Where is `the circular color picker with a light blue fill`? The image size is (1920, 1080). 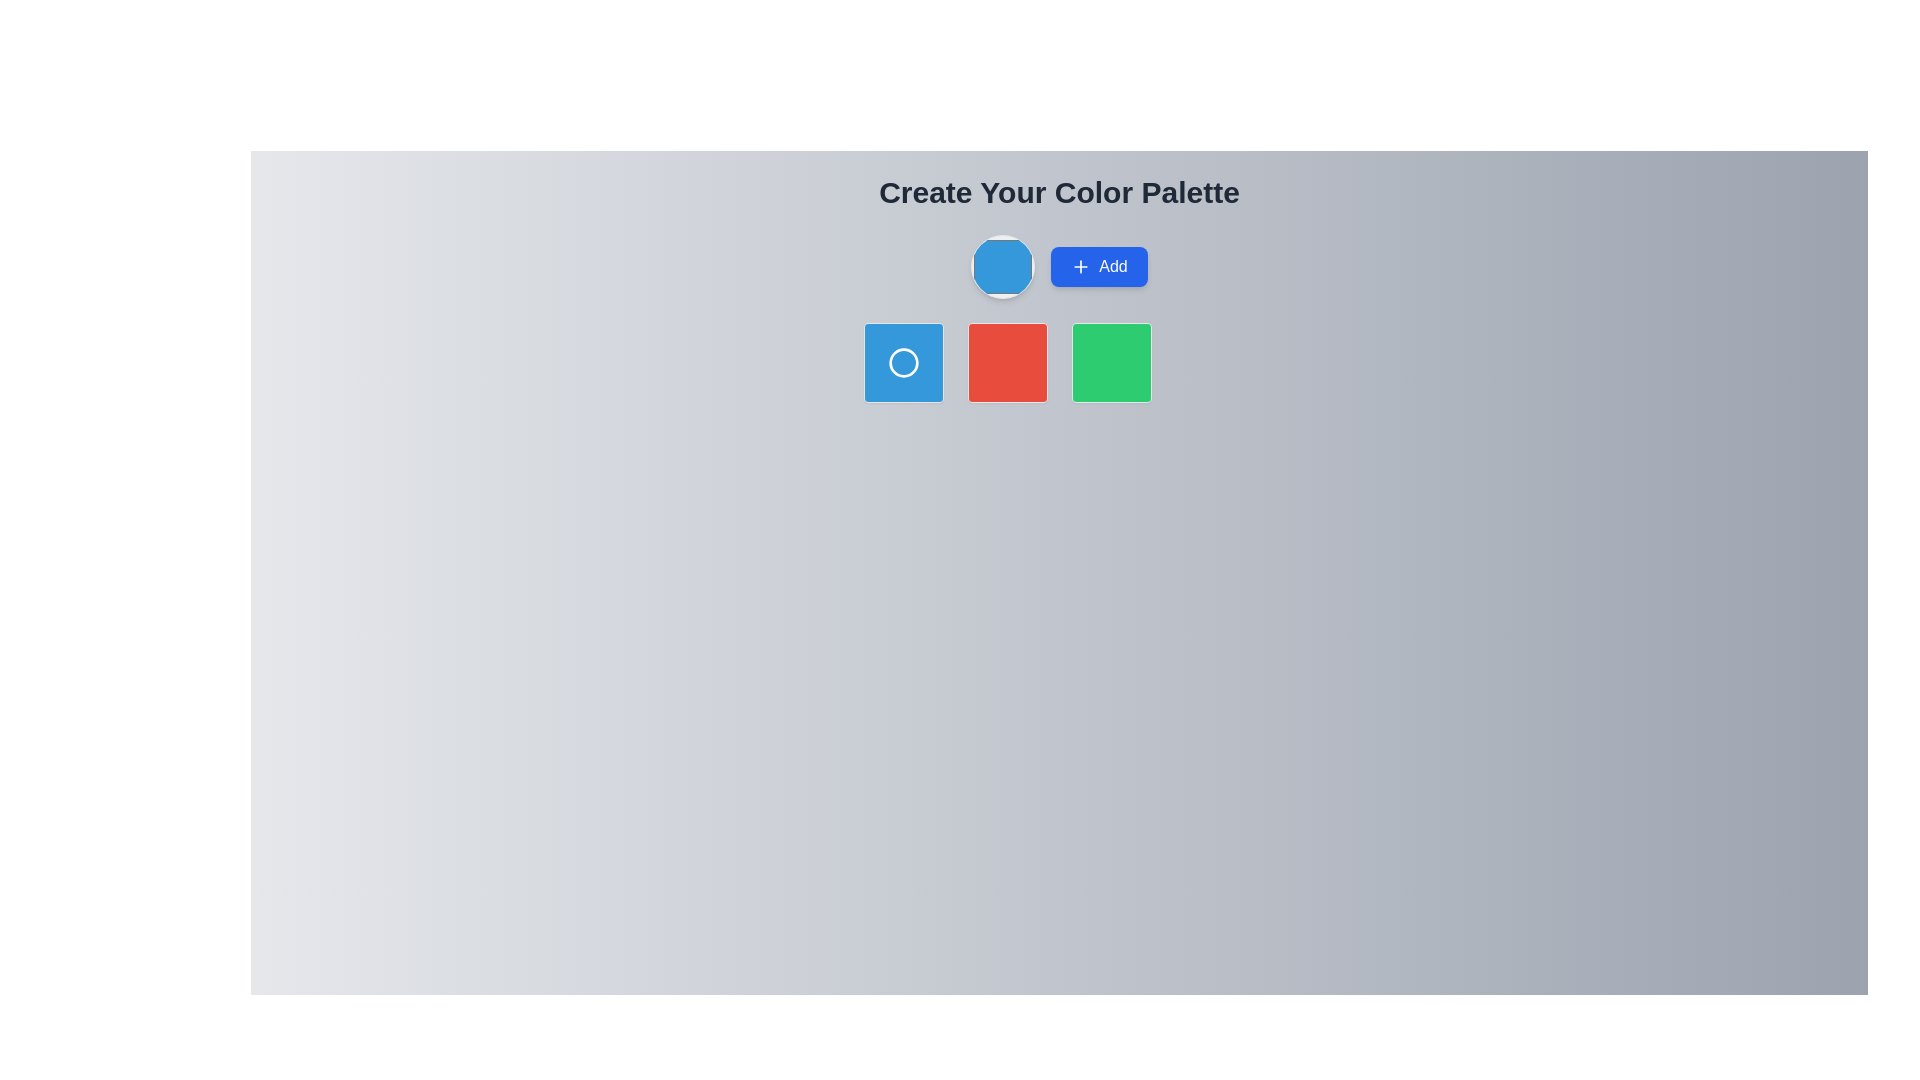 the circular color picker with a light blue fill is located at coordinates (1003, 265).